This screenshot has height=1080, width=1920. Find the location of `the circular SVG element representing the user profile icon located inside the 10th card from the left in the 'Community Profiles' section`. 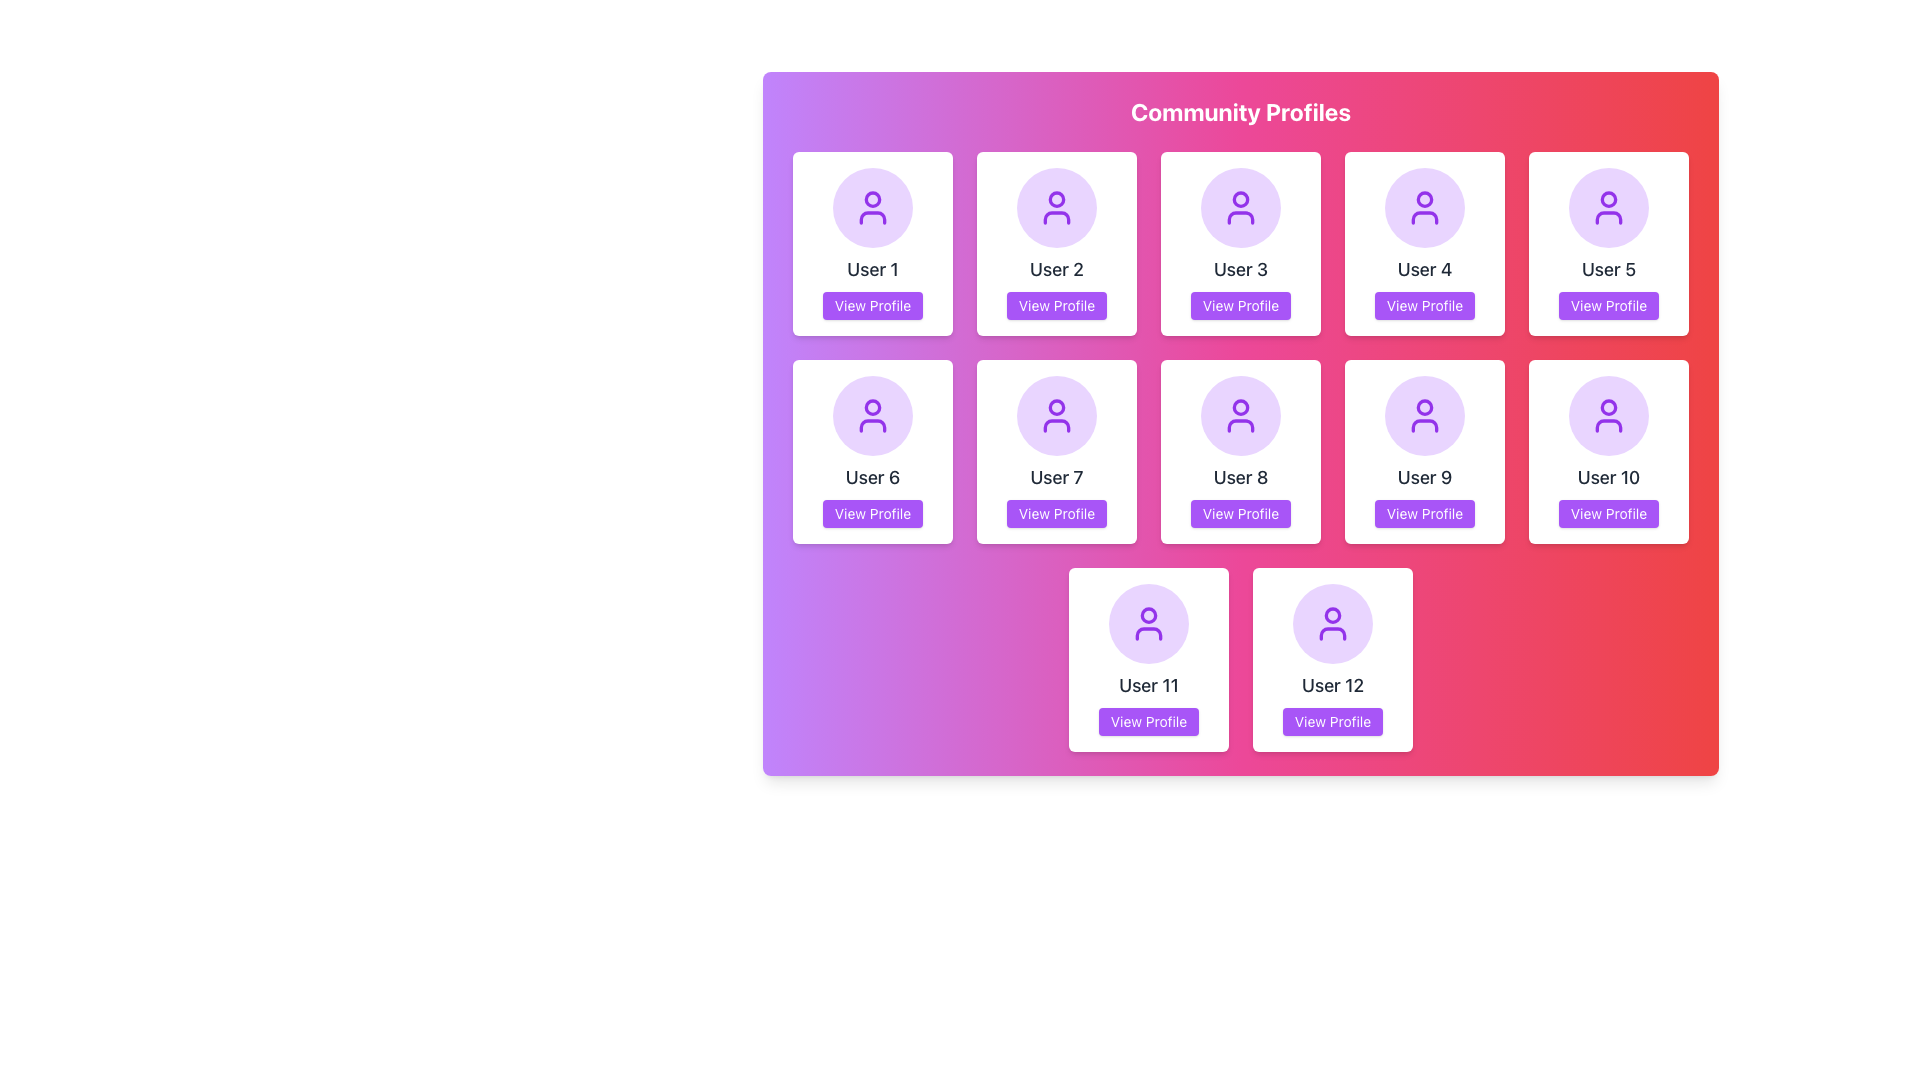

the circular SVG element representing the user profile icon located inside the 10th card from the left in the 'Community Profiles' section is located at coordinates (1608, 406).